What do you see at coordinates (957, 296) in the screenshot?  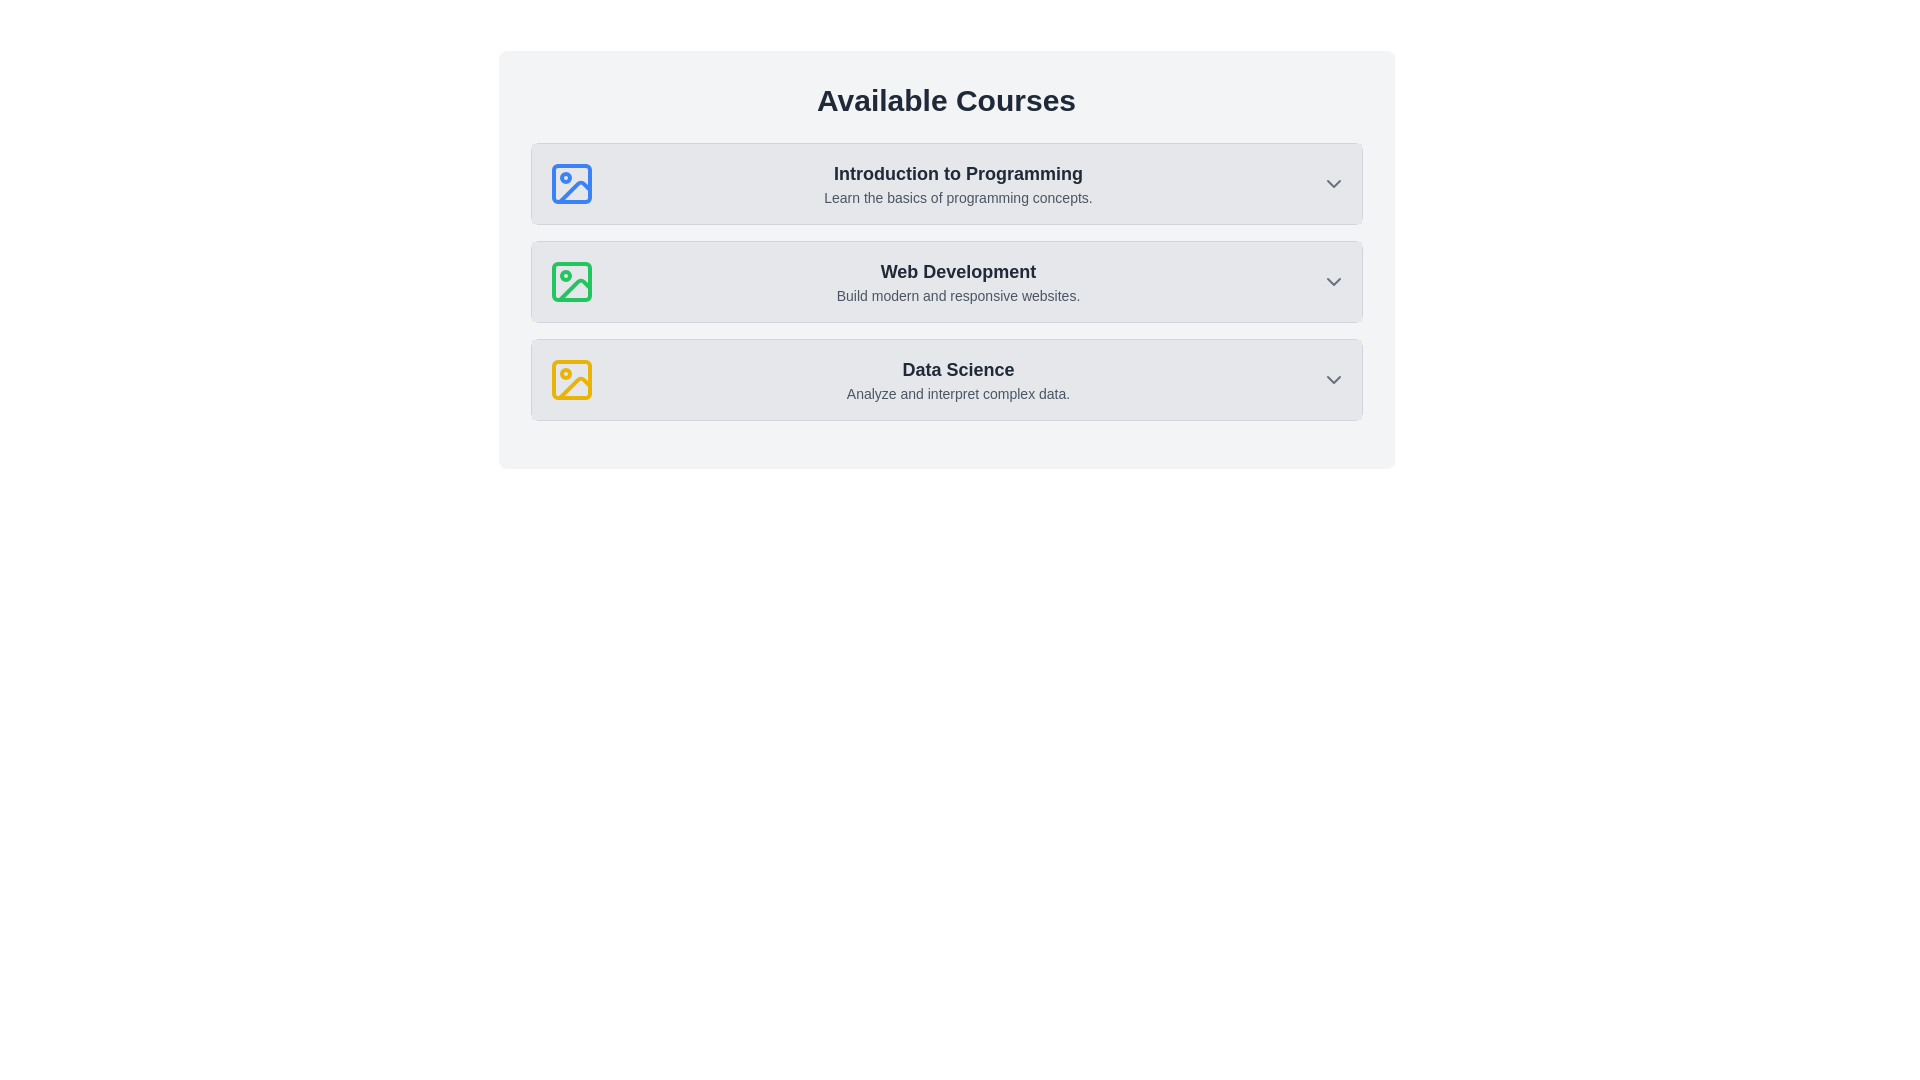 I see `the text label that reads 'Build modern and responsive websites.', which is styled in light gray color and positioned beneath the heading 'Web Development' in the 'Available Courses' section` at bounding box center [957, 296].